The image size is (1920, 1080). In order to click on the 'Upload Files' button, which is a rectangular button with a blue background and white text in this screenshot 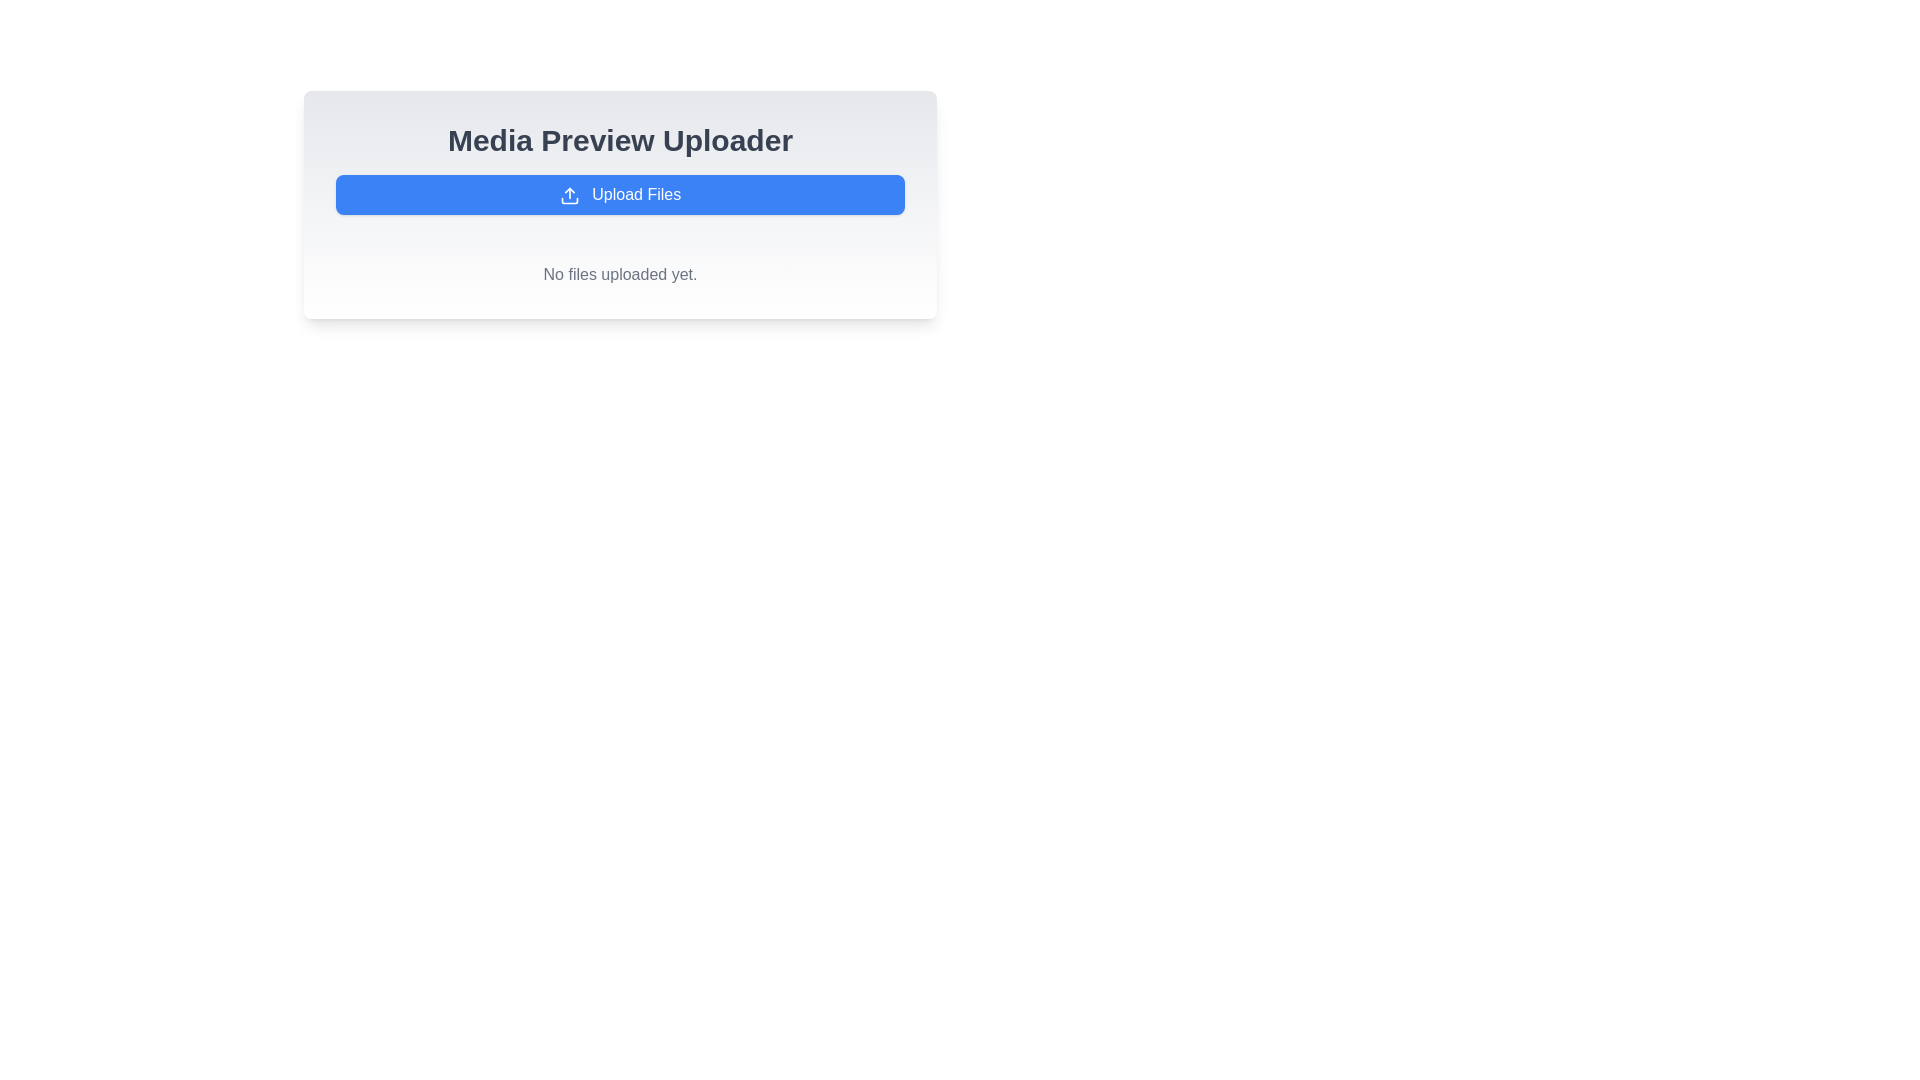, I will do `click(619, 195)`.